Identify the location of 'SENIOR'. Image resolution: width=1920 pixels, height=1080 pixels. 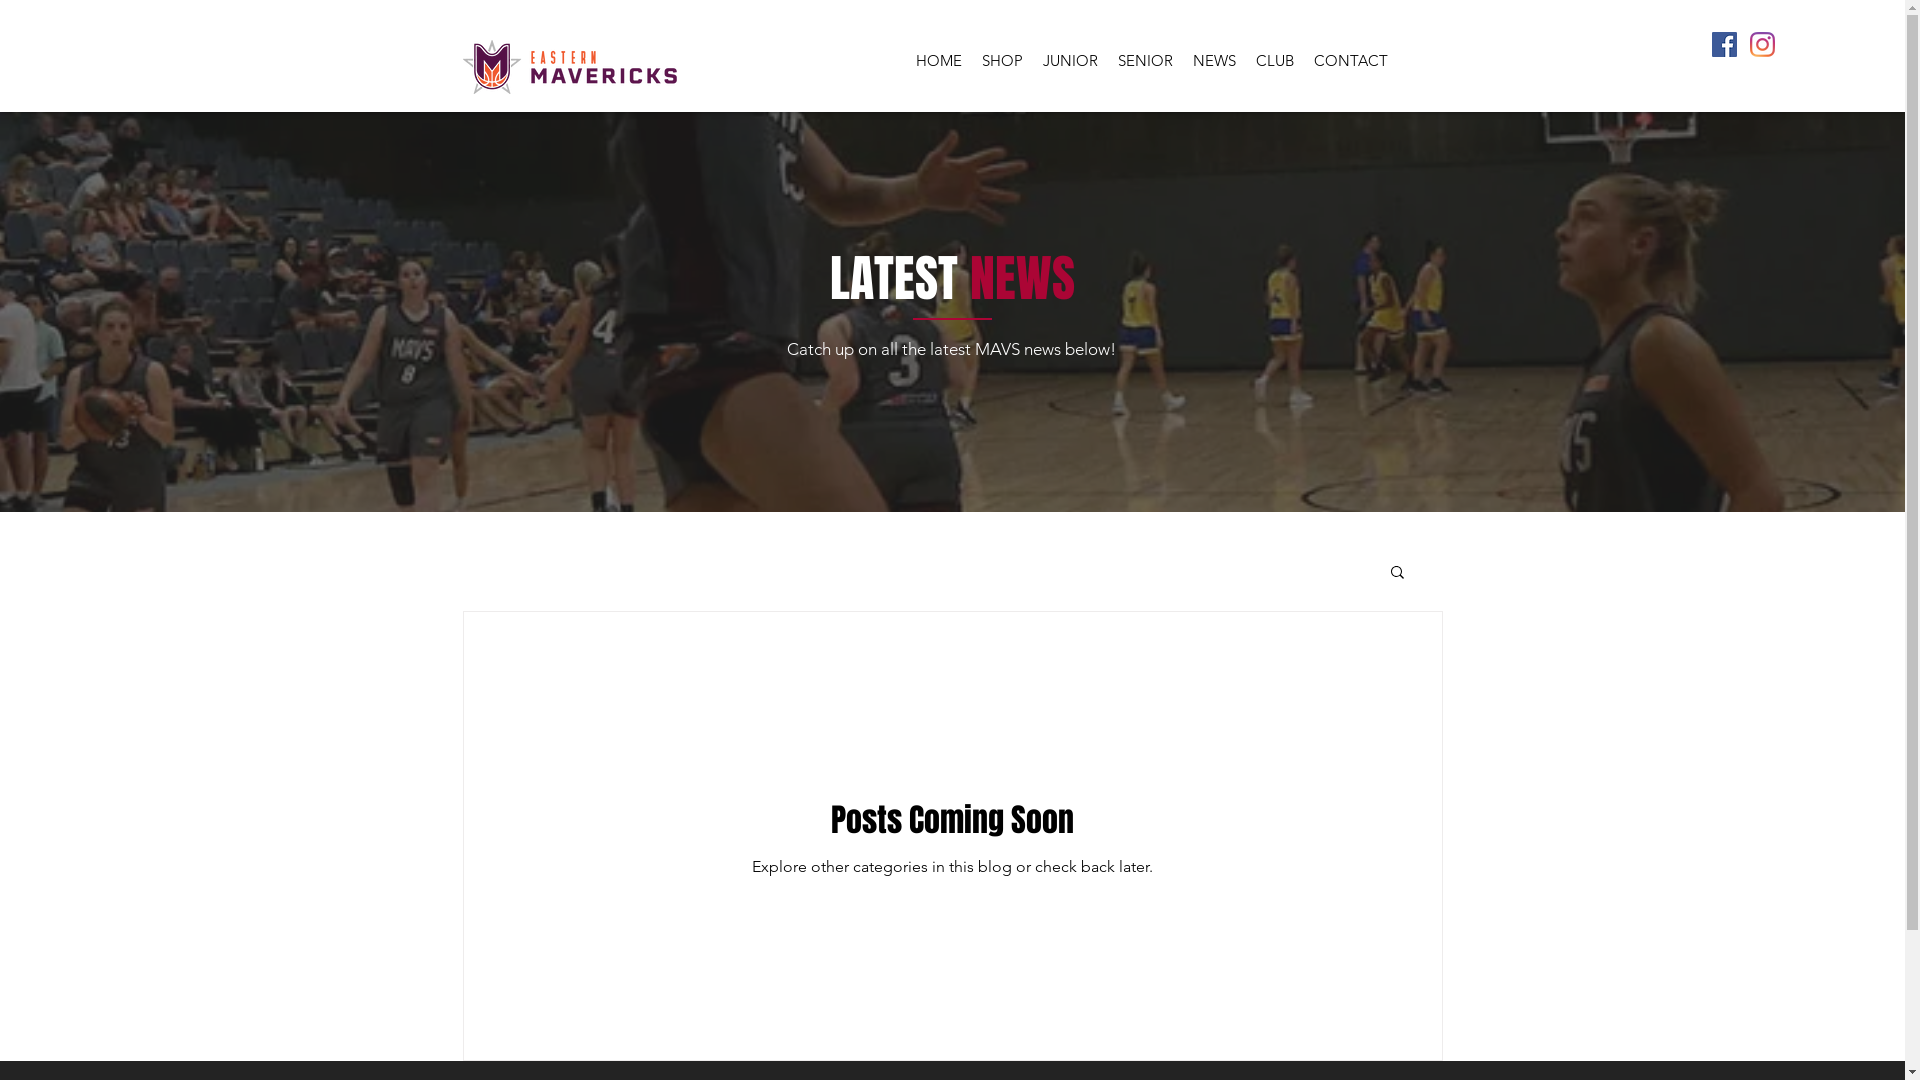
(1145, 59).